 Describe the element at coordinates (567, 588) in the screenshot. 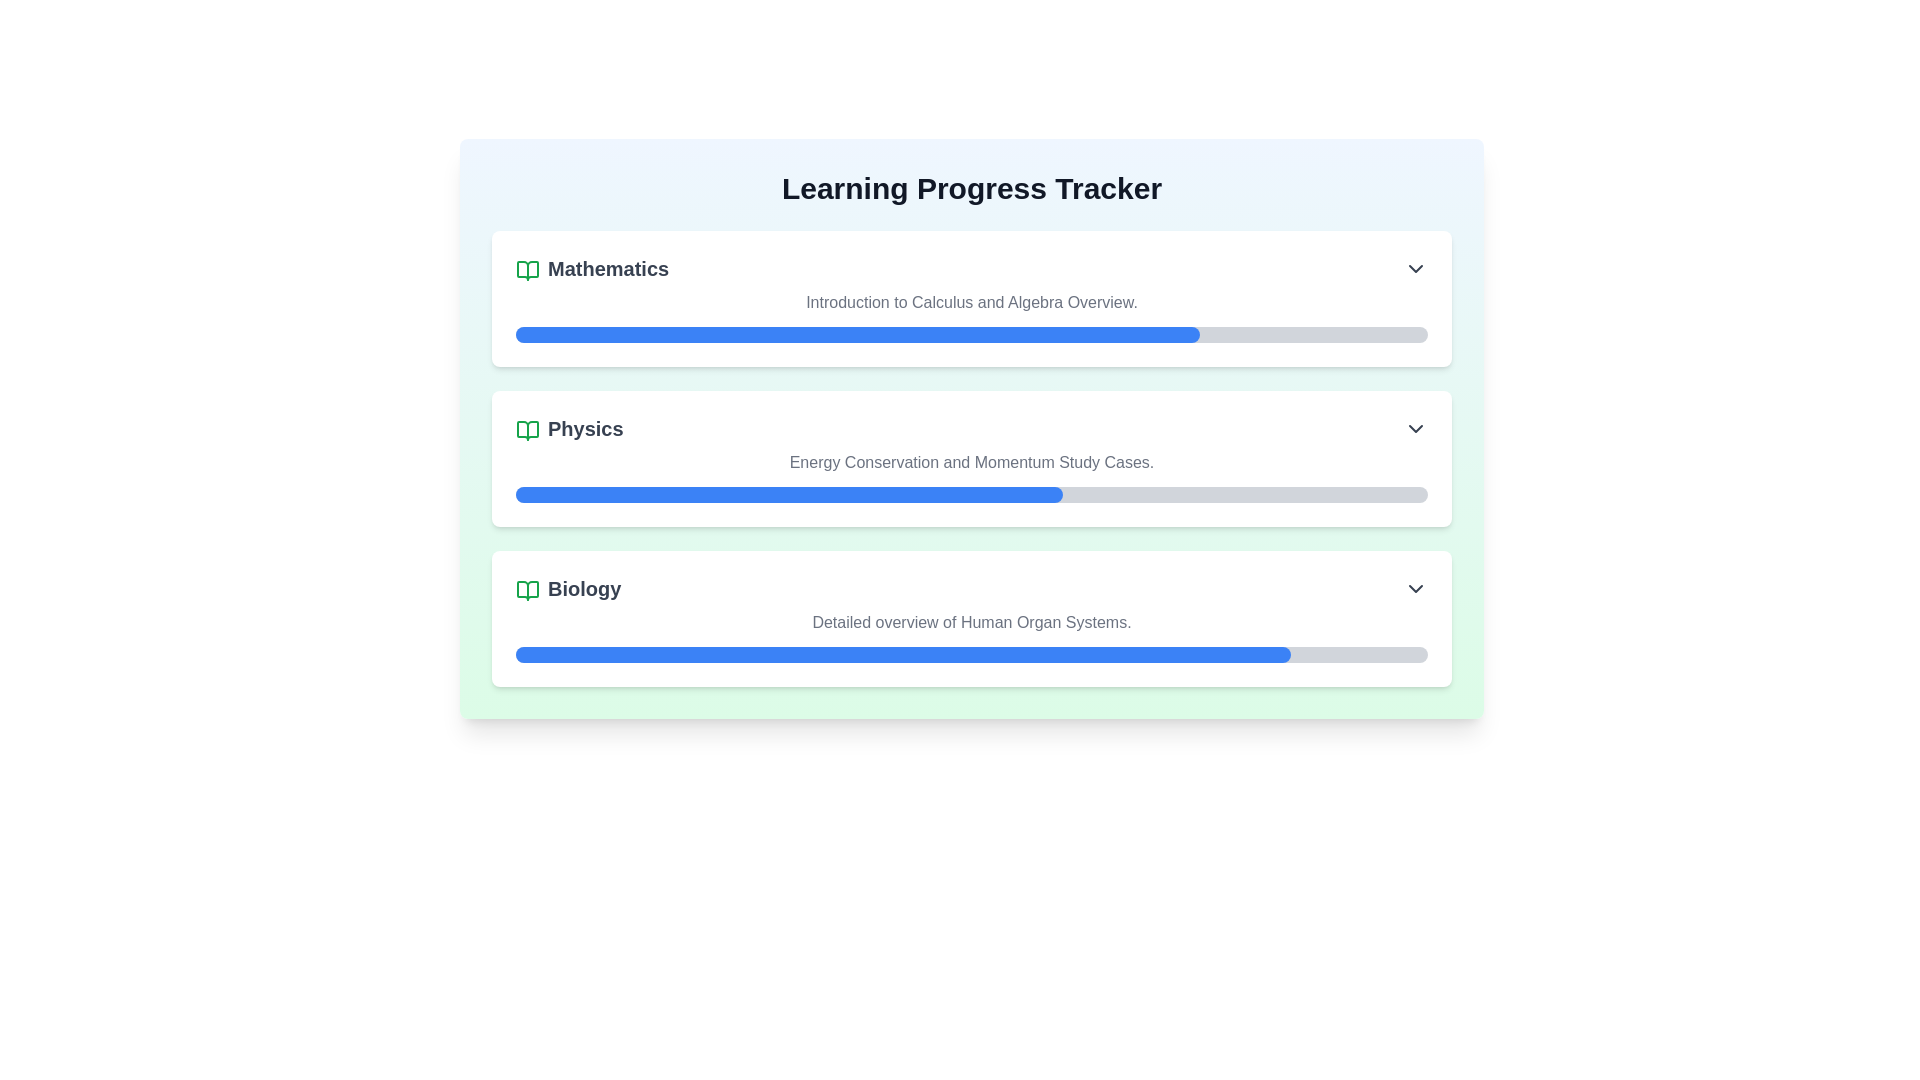

I see `text content of the title header for the 'Biology' section of the 'Learning Progress Tracker', which is bold and located to the right of a green book icon` at that location.